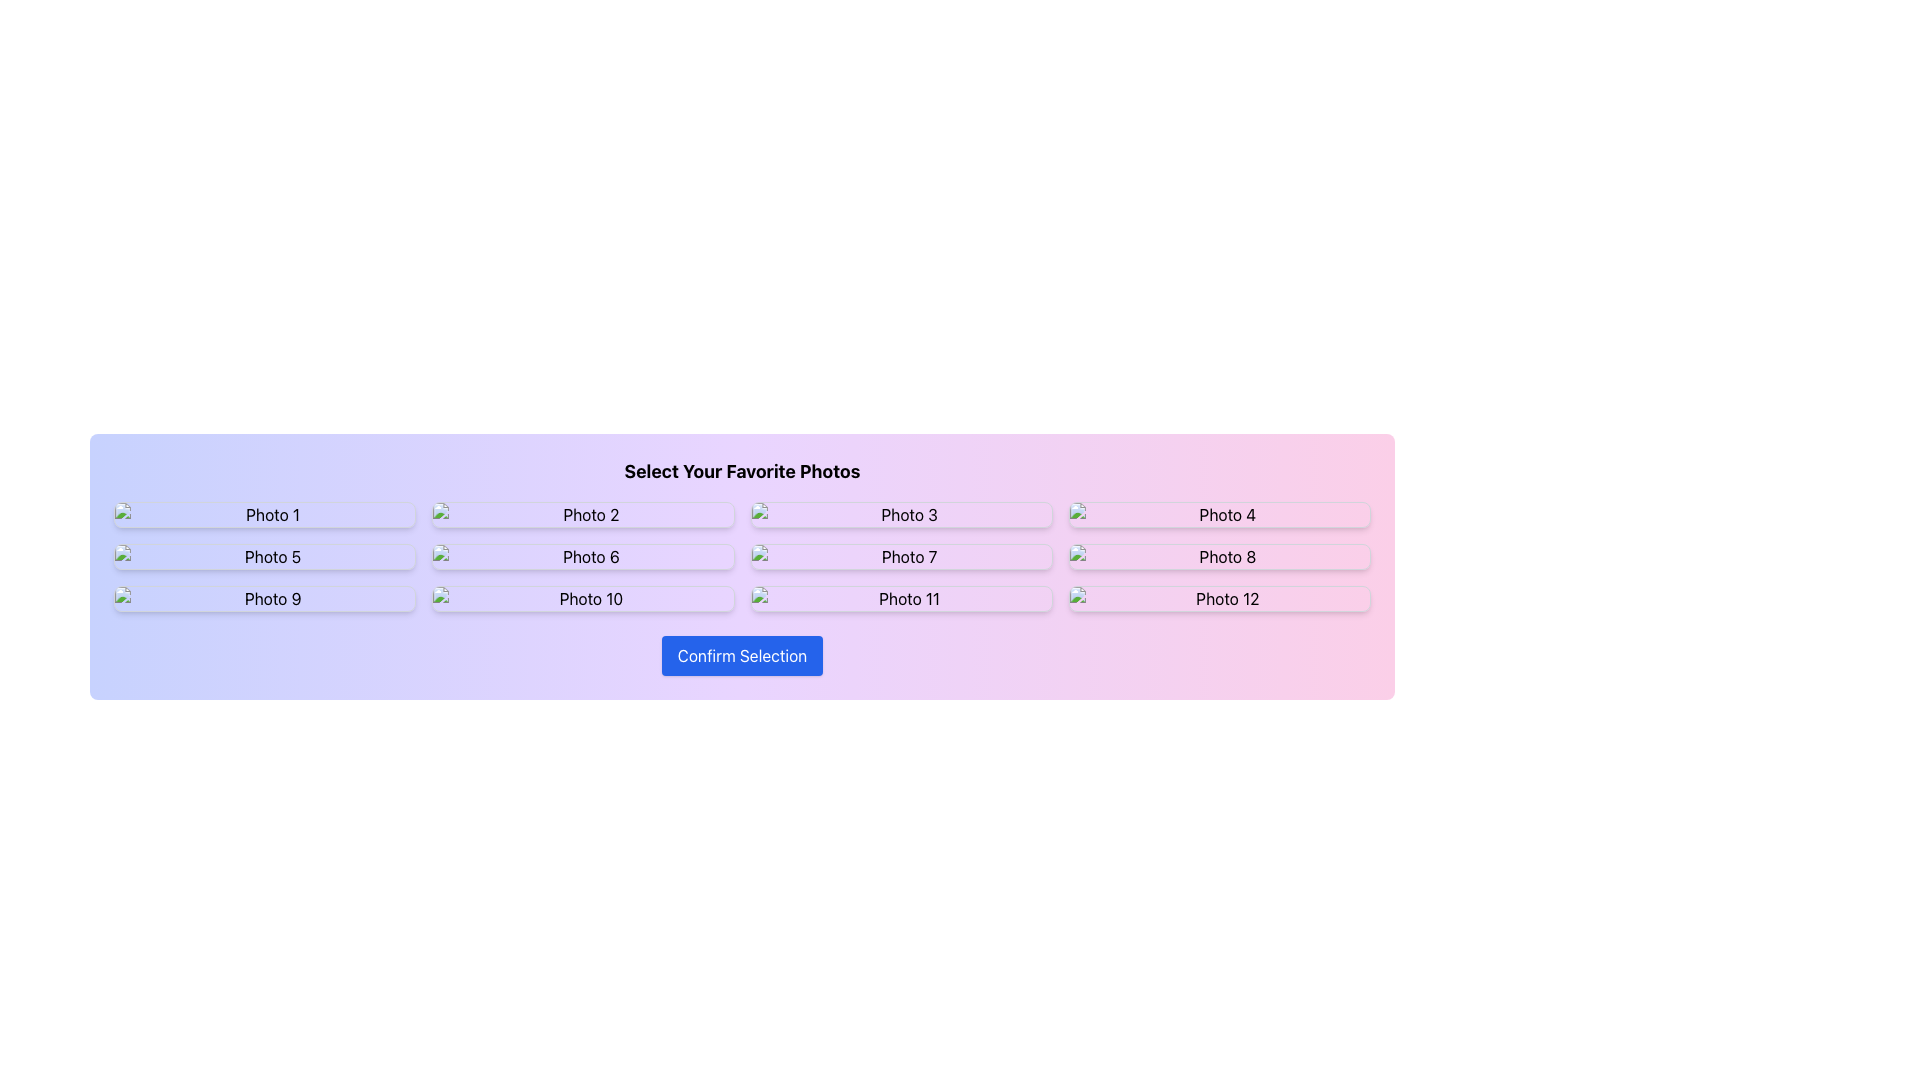  I want to click on the placeholder image labeled 'Photo 11' located in the third column and fourth row of the grid under 'Select Your Favorite Photos', so click(900, 597).